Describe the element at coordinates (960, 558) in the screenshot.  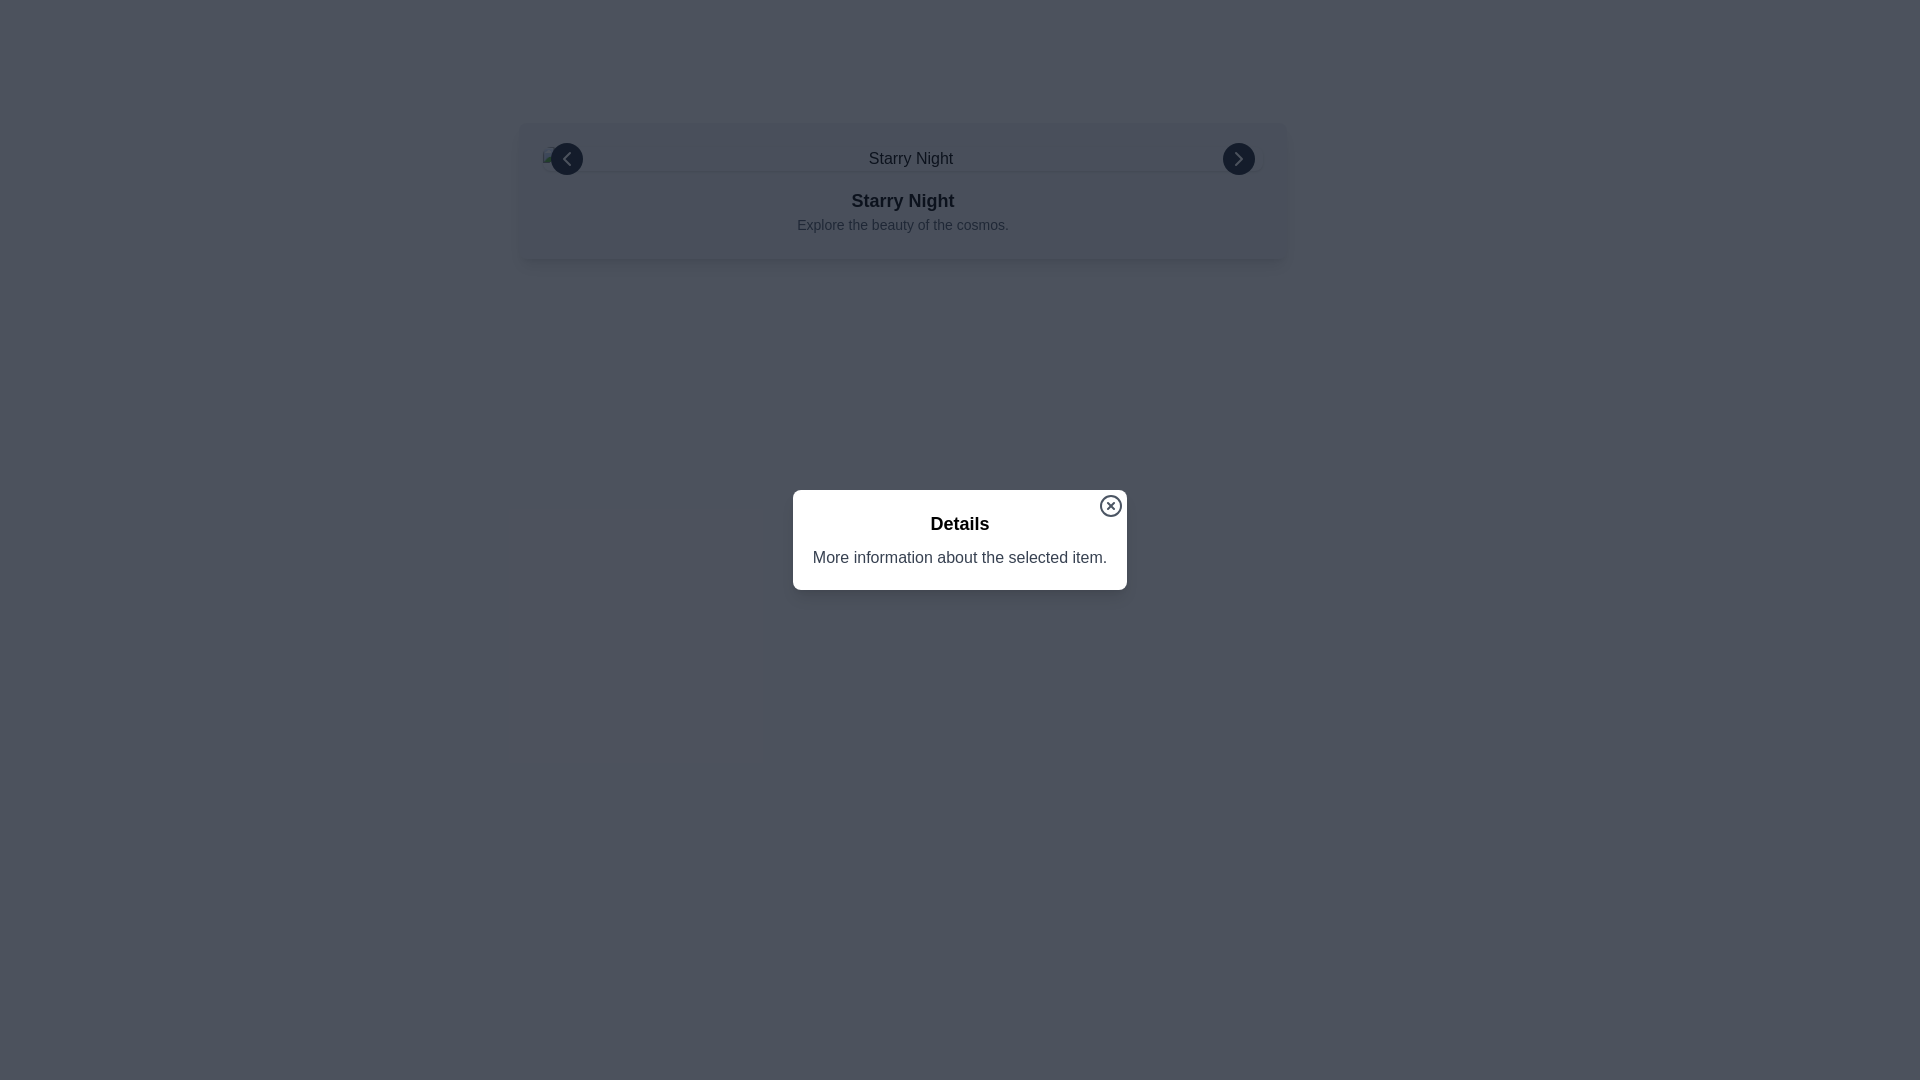
I see `the text label displaying 'More information about the selected item.' which is positioned below the title 'Details' in a modal card` at that location.